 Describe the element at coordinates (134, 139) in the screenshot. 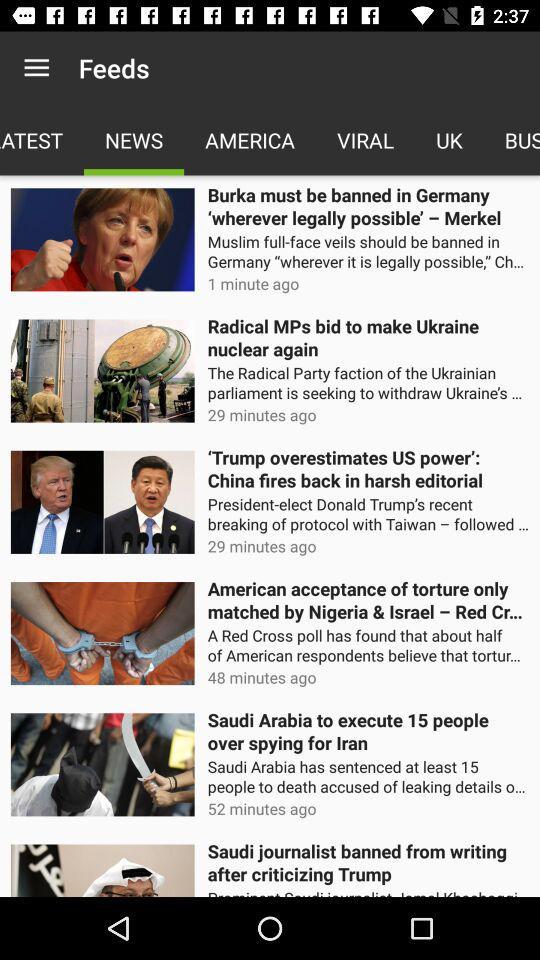

I see `news app` at that location.